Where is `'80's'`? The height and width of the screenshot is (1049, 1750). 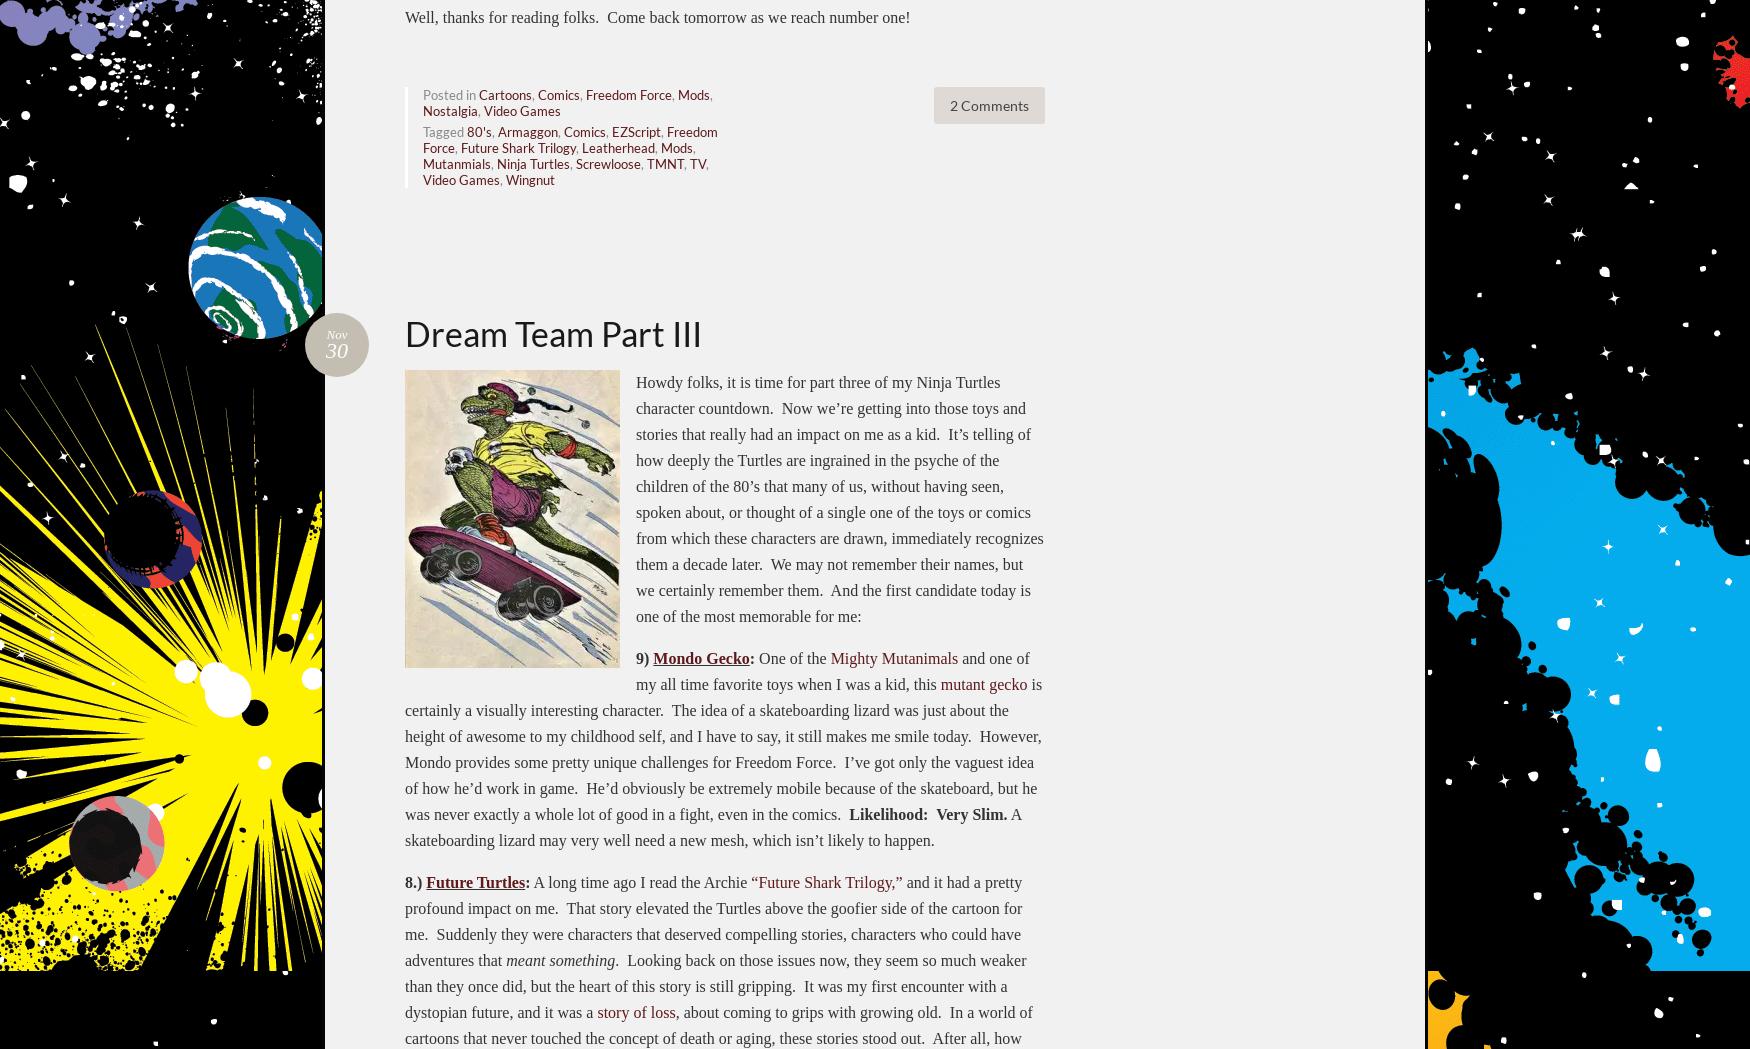 '80's' is located at coordinates (479, 131).